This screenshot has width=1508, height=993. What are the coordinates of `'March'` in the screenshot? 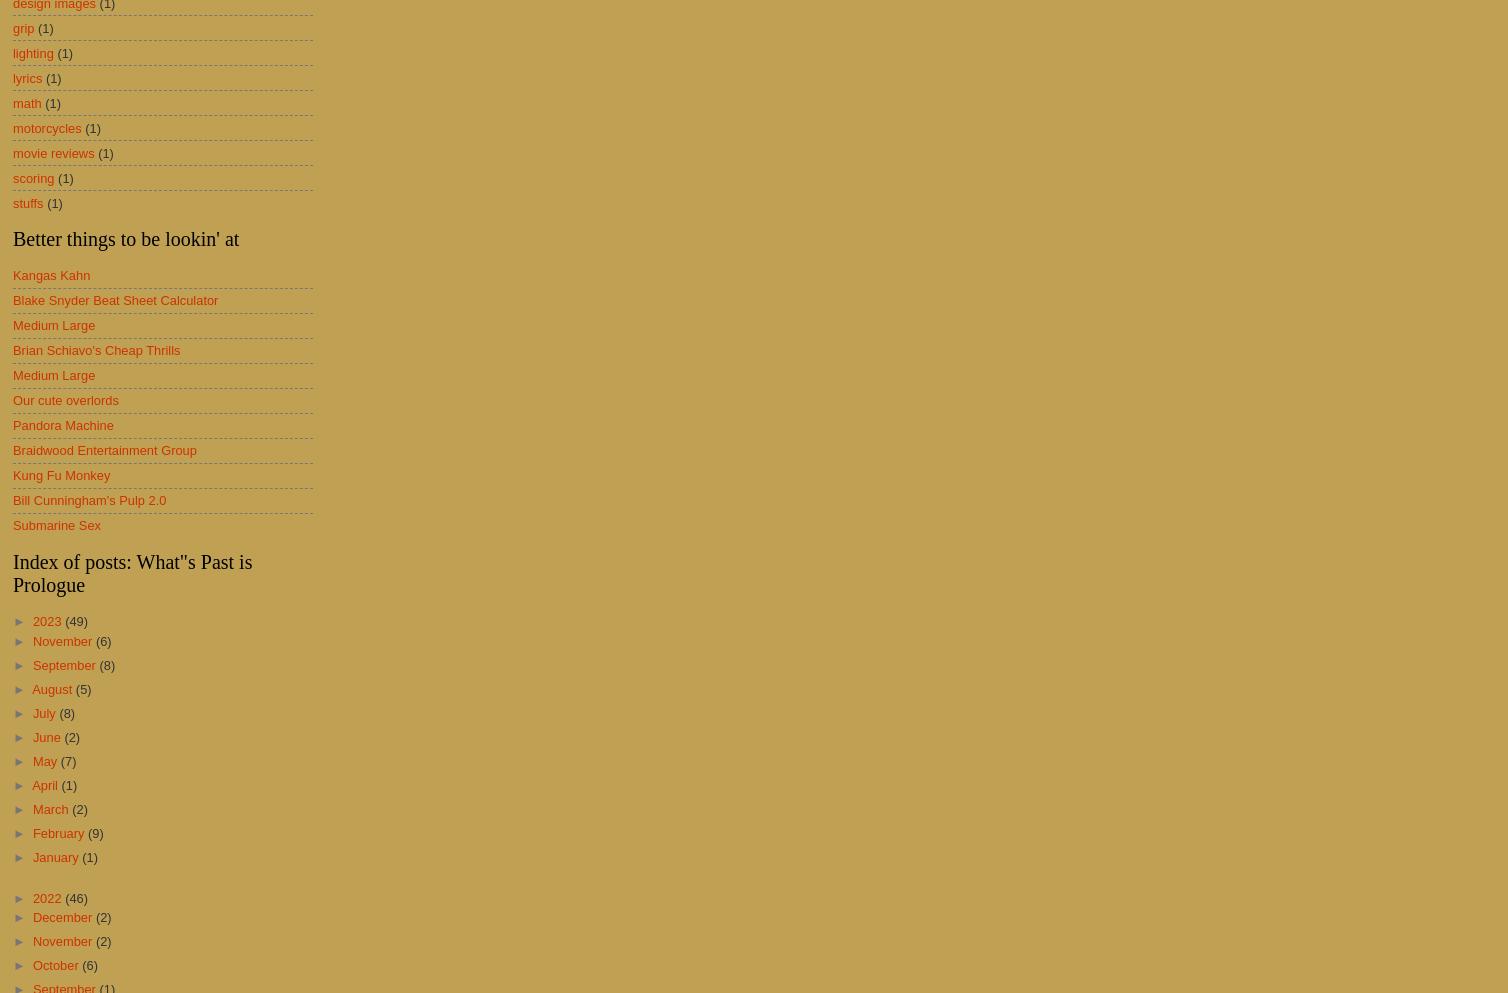 It's located at (52, 808).